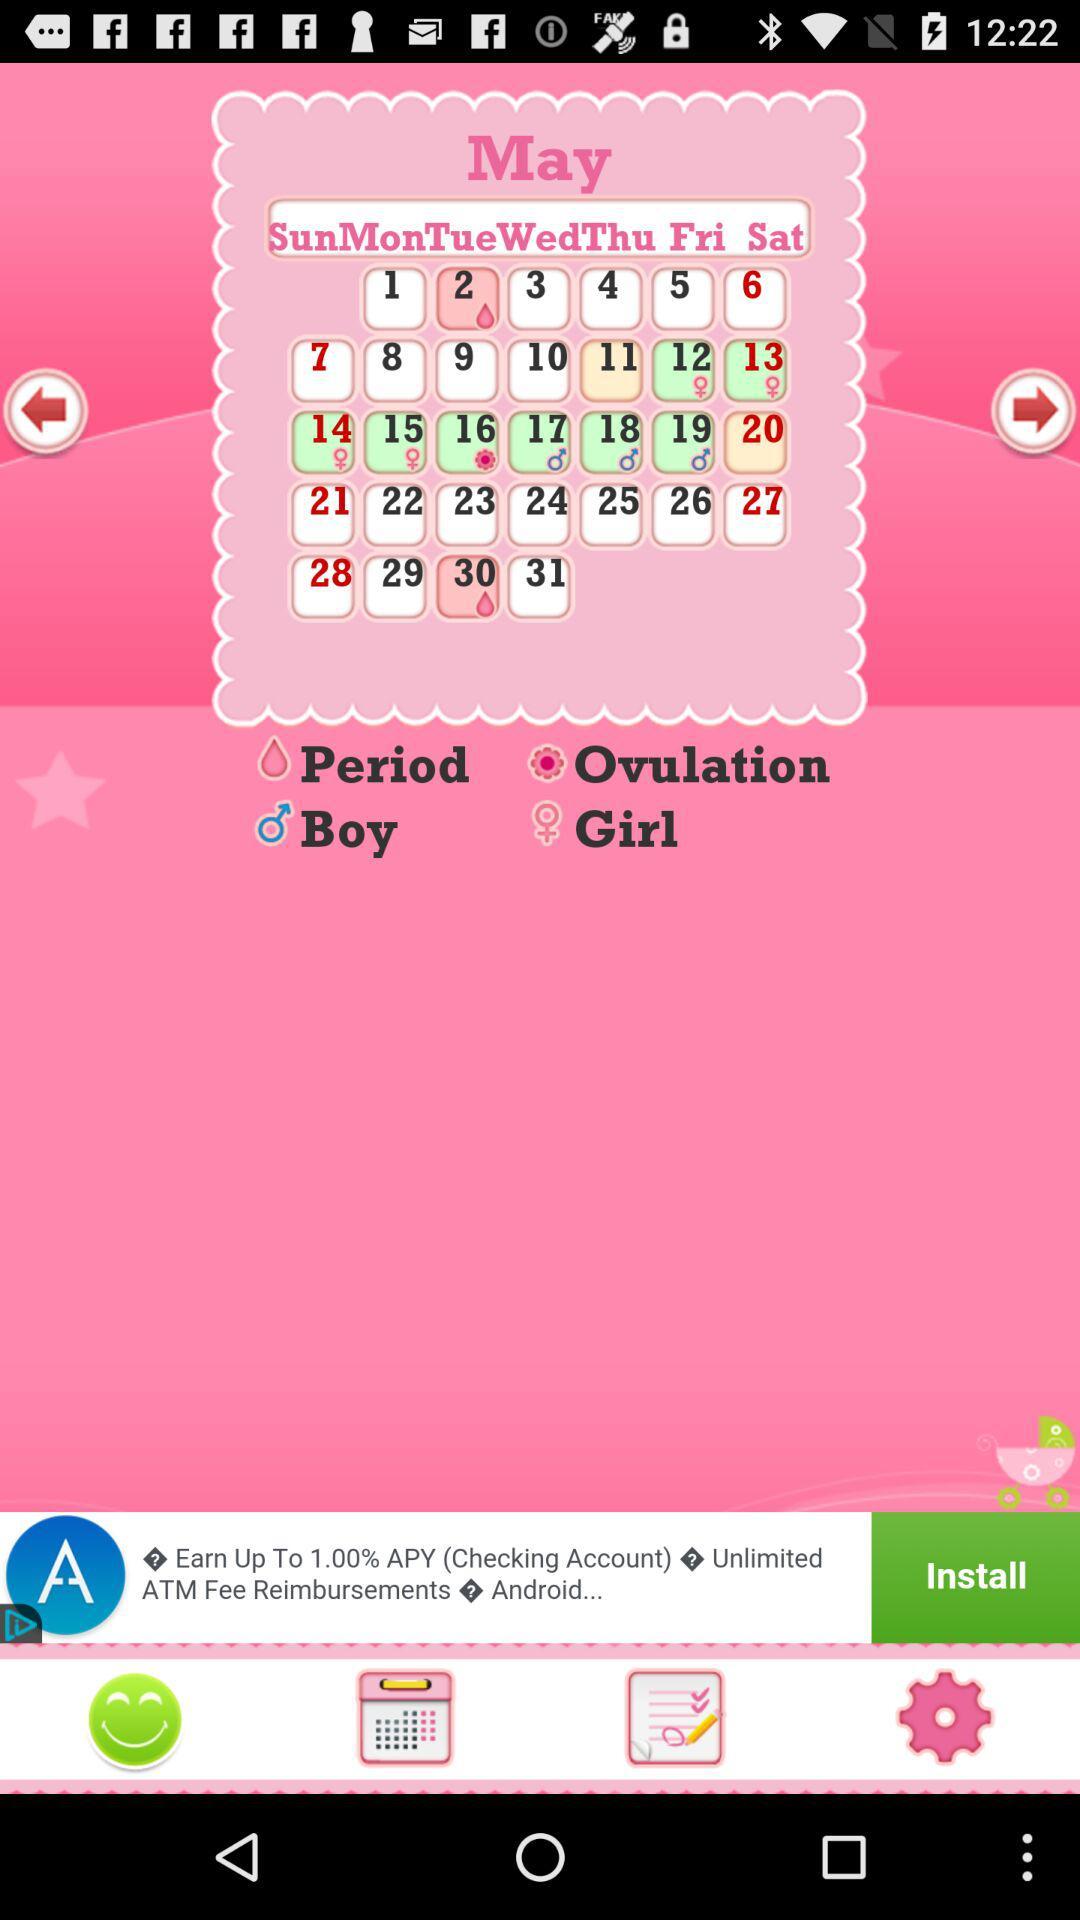 Image resolution: width=1080 pixels, height=1920 pixels. Describe the element at coordinates (45, 410) in the screenshot. I see `back` at that location.